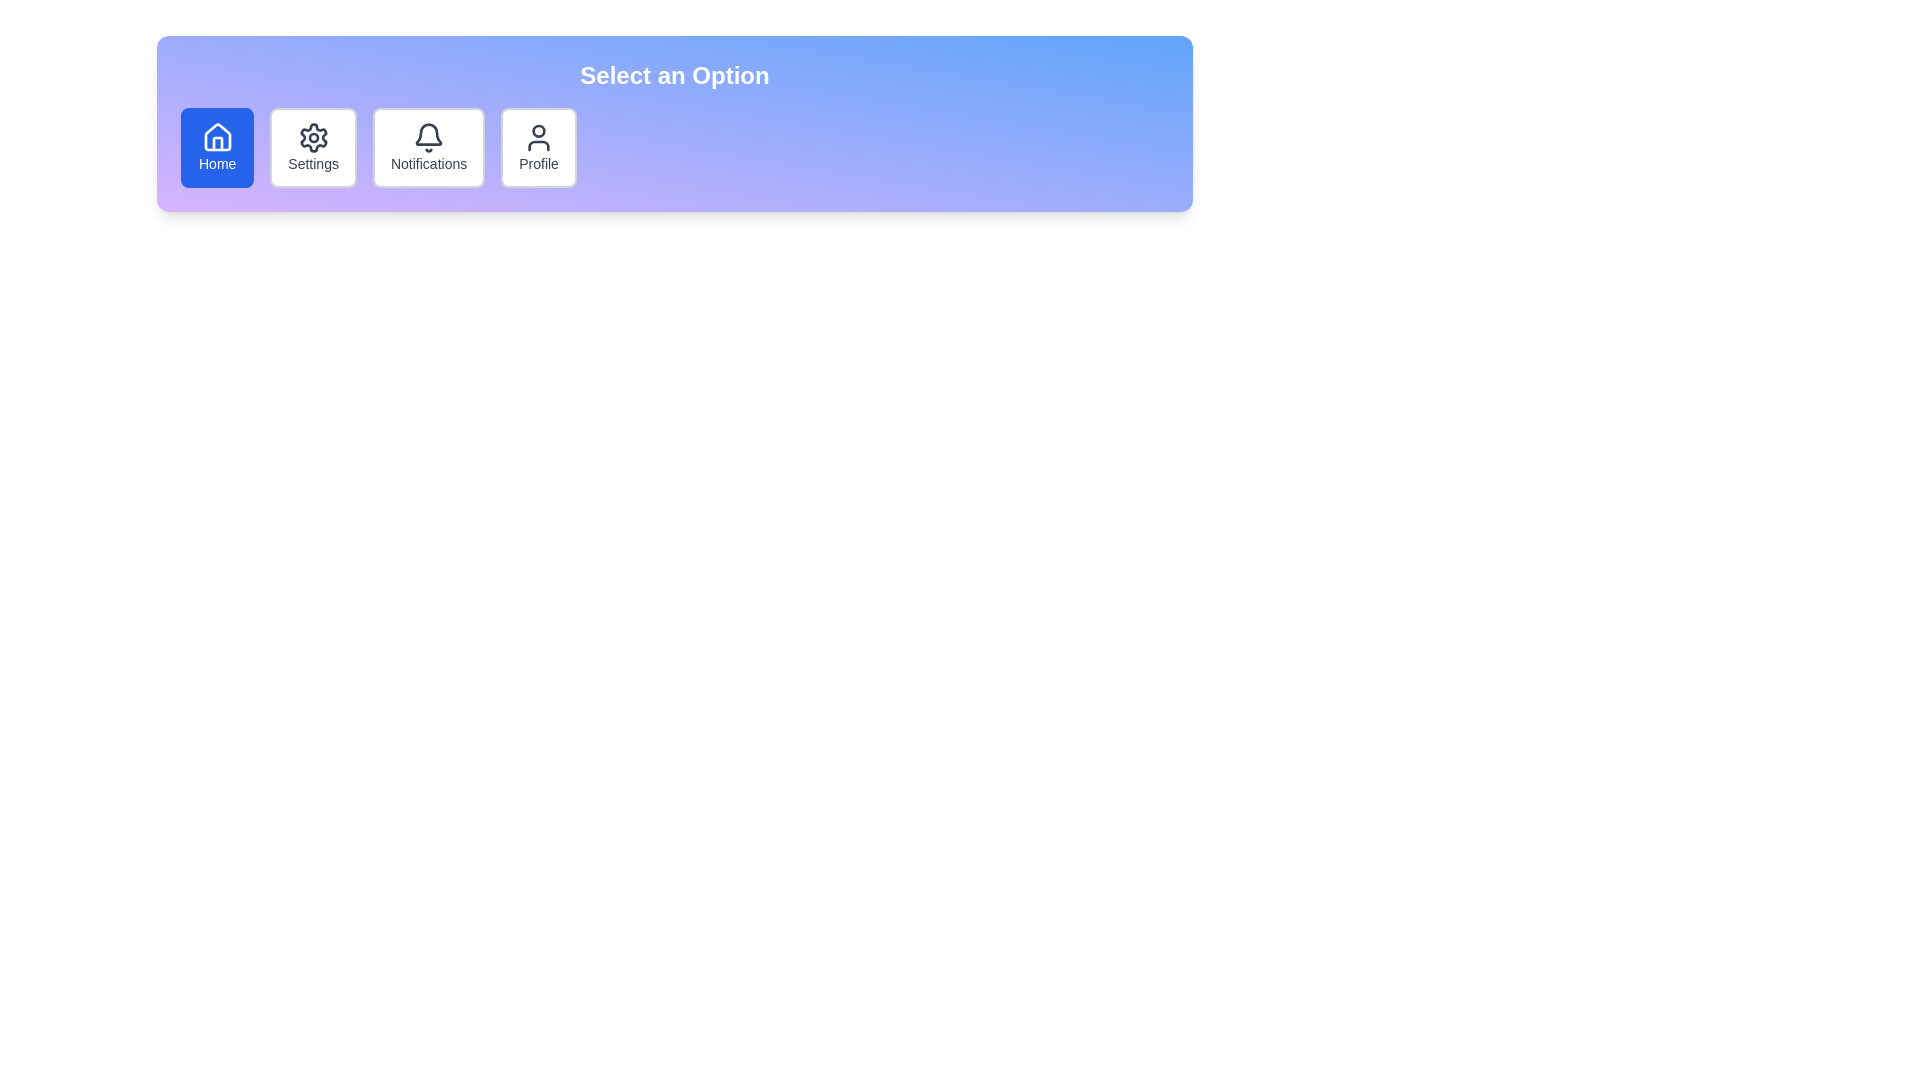  Describe the element at coordinates (312, 163) in the screenshot. I see `the 'Settings' text label in the navigation bar, which is positioned below the gear icon and serves as a clear identifier for the 'Settings' button` at that location.